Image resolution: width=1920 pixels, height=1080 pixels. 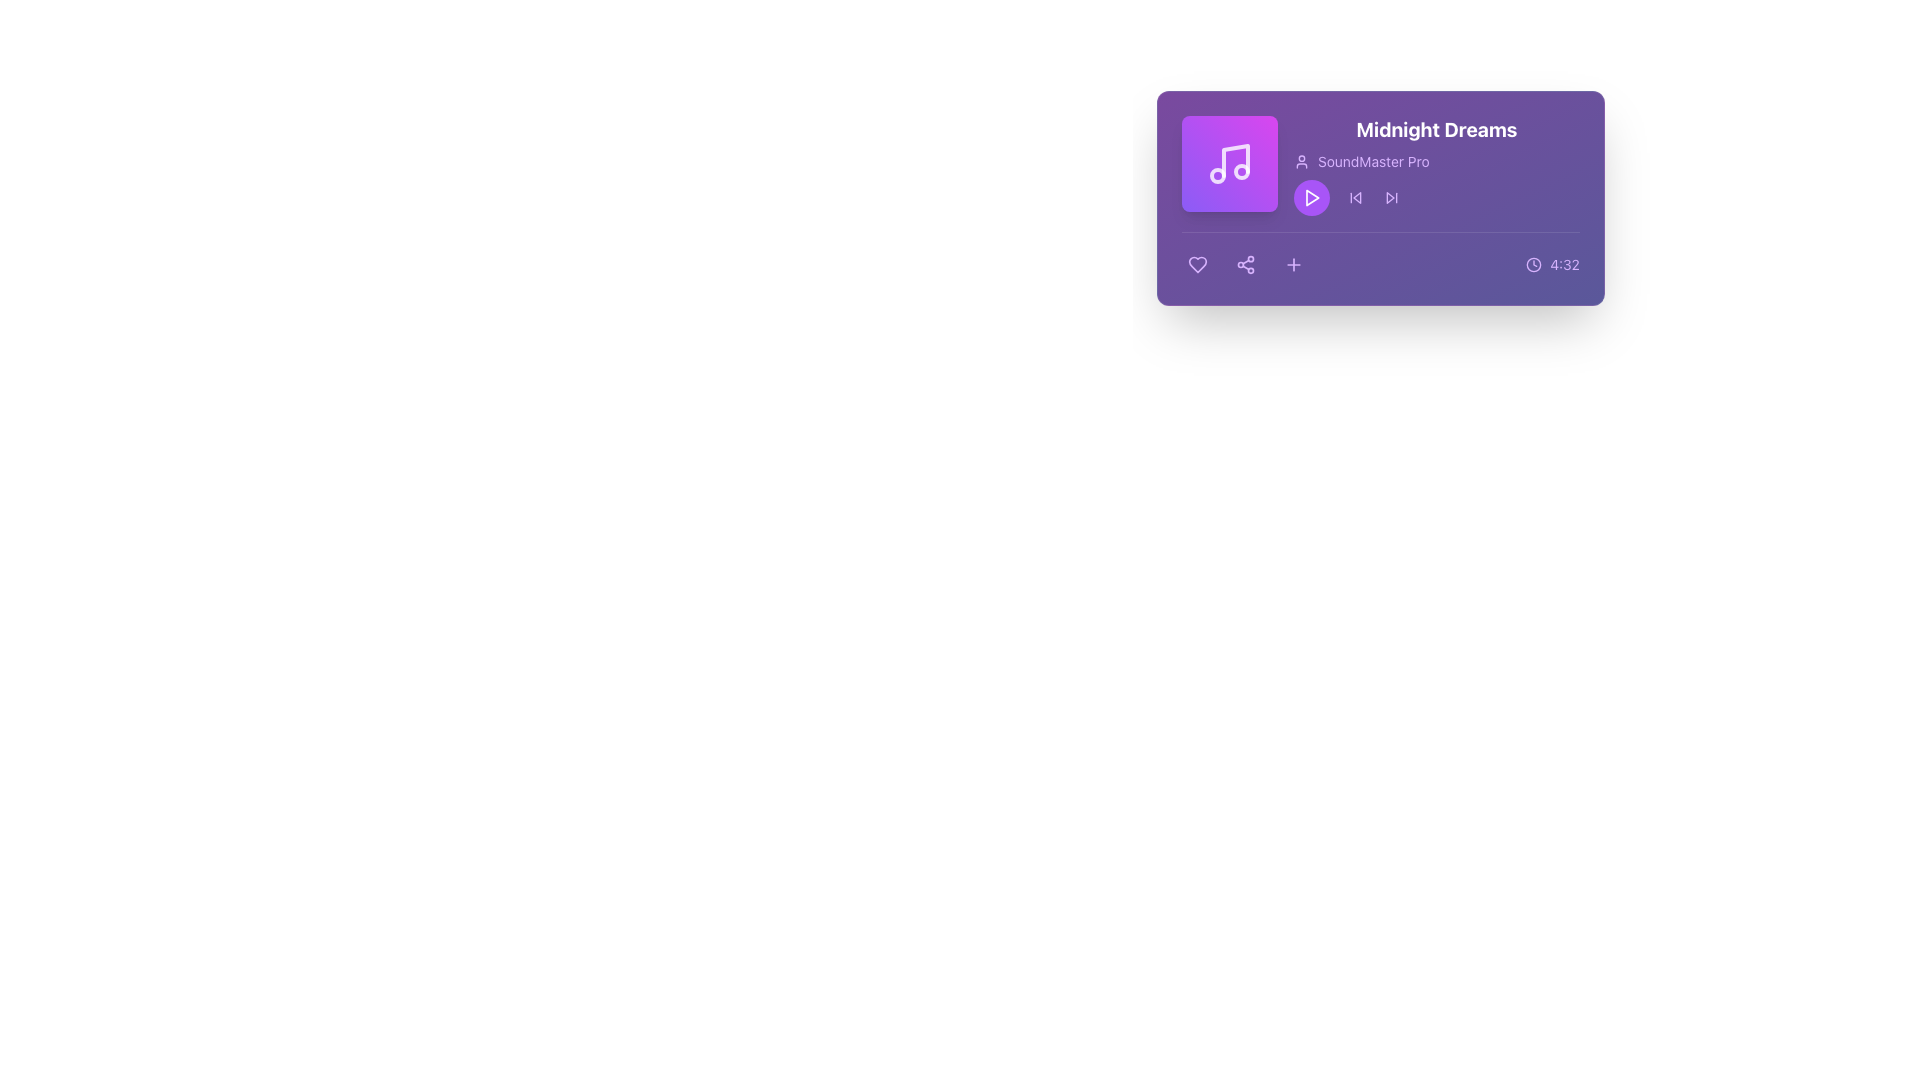 What do you see at coordinates (1372, 161) in the screenshot?
I see `the Text label displaying 'SoundMaster Pro', which is located in the top-right section of the interface, adjacent to other elements and below the main title 'Midnight Dreams'` at bounding box center [1372, 161].